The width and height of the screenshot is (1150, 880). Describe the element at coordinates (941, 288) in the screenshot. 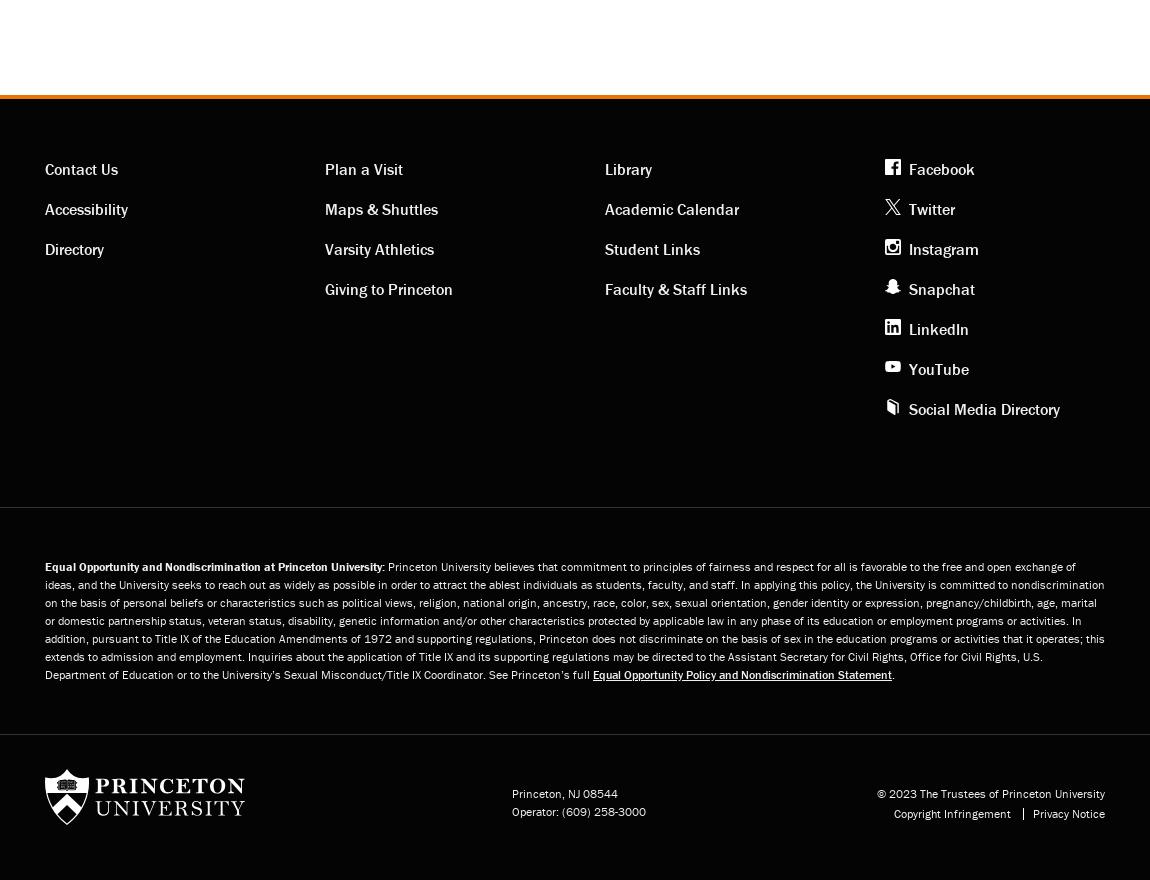

I see `'Snapchat'` at that location.